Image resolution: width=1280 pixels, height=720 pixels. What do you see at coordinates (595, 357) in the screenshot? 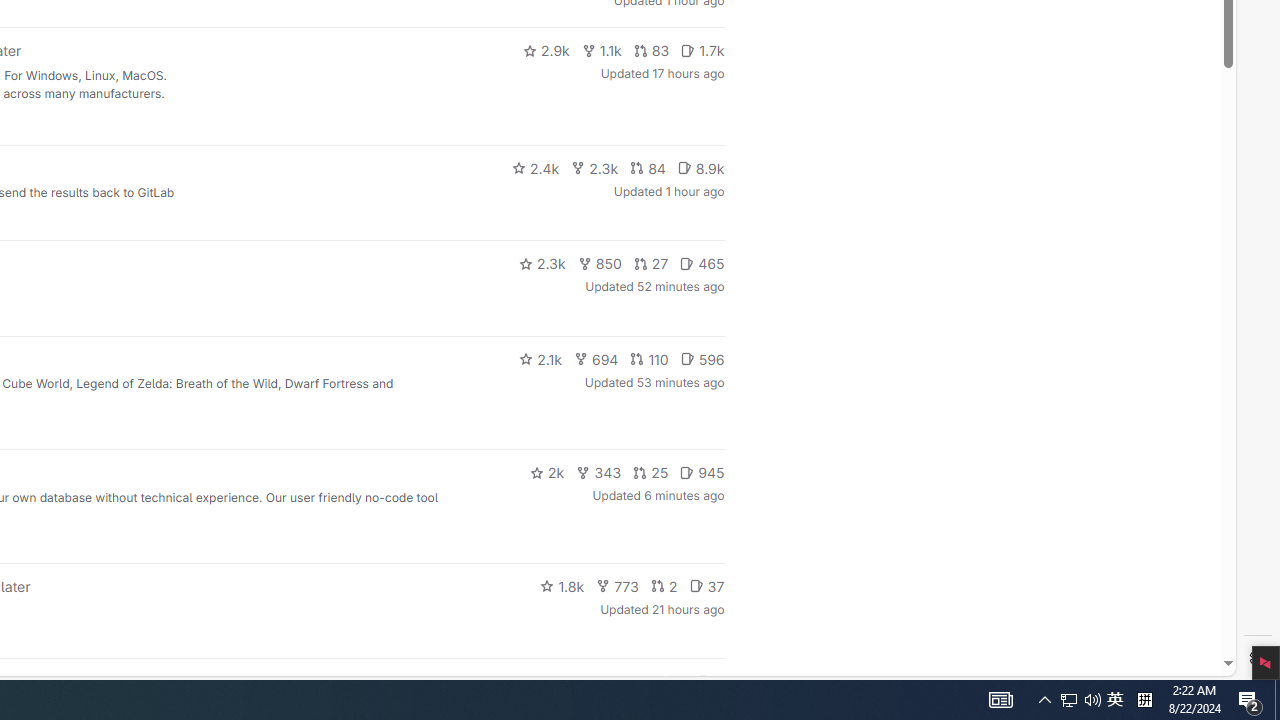
I see `'694'` at bounding box center [595, 357].